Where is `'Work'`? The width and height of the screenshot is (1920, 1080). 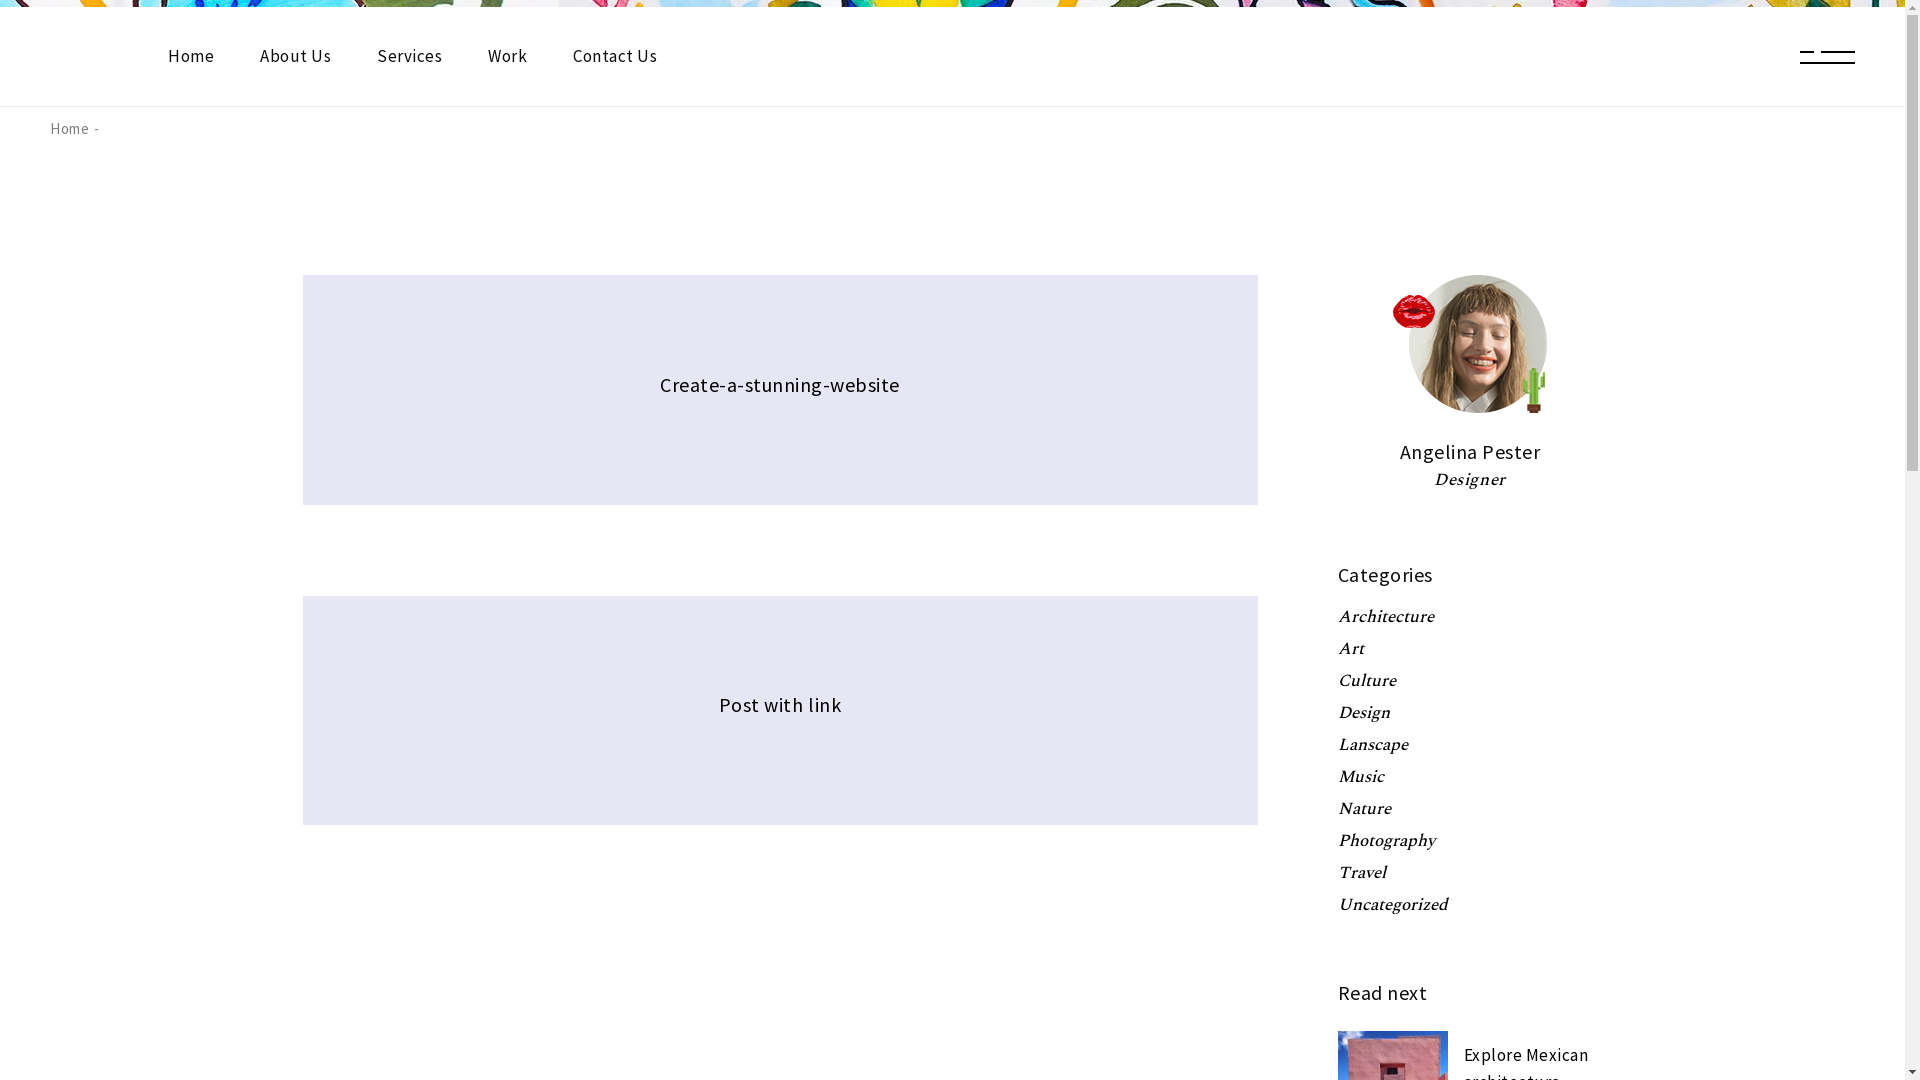 'Work' is located at coordinates (1071, 716).